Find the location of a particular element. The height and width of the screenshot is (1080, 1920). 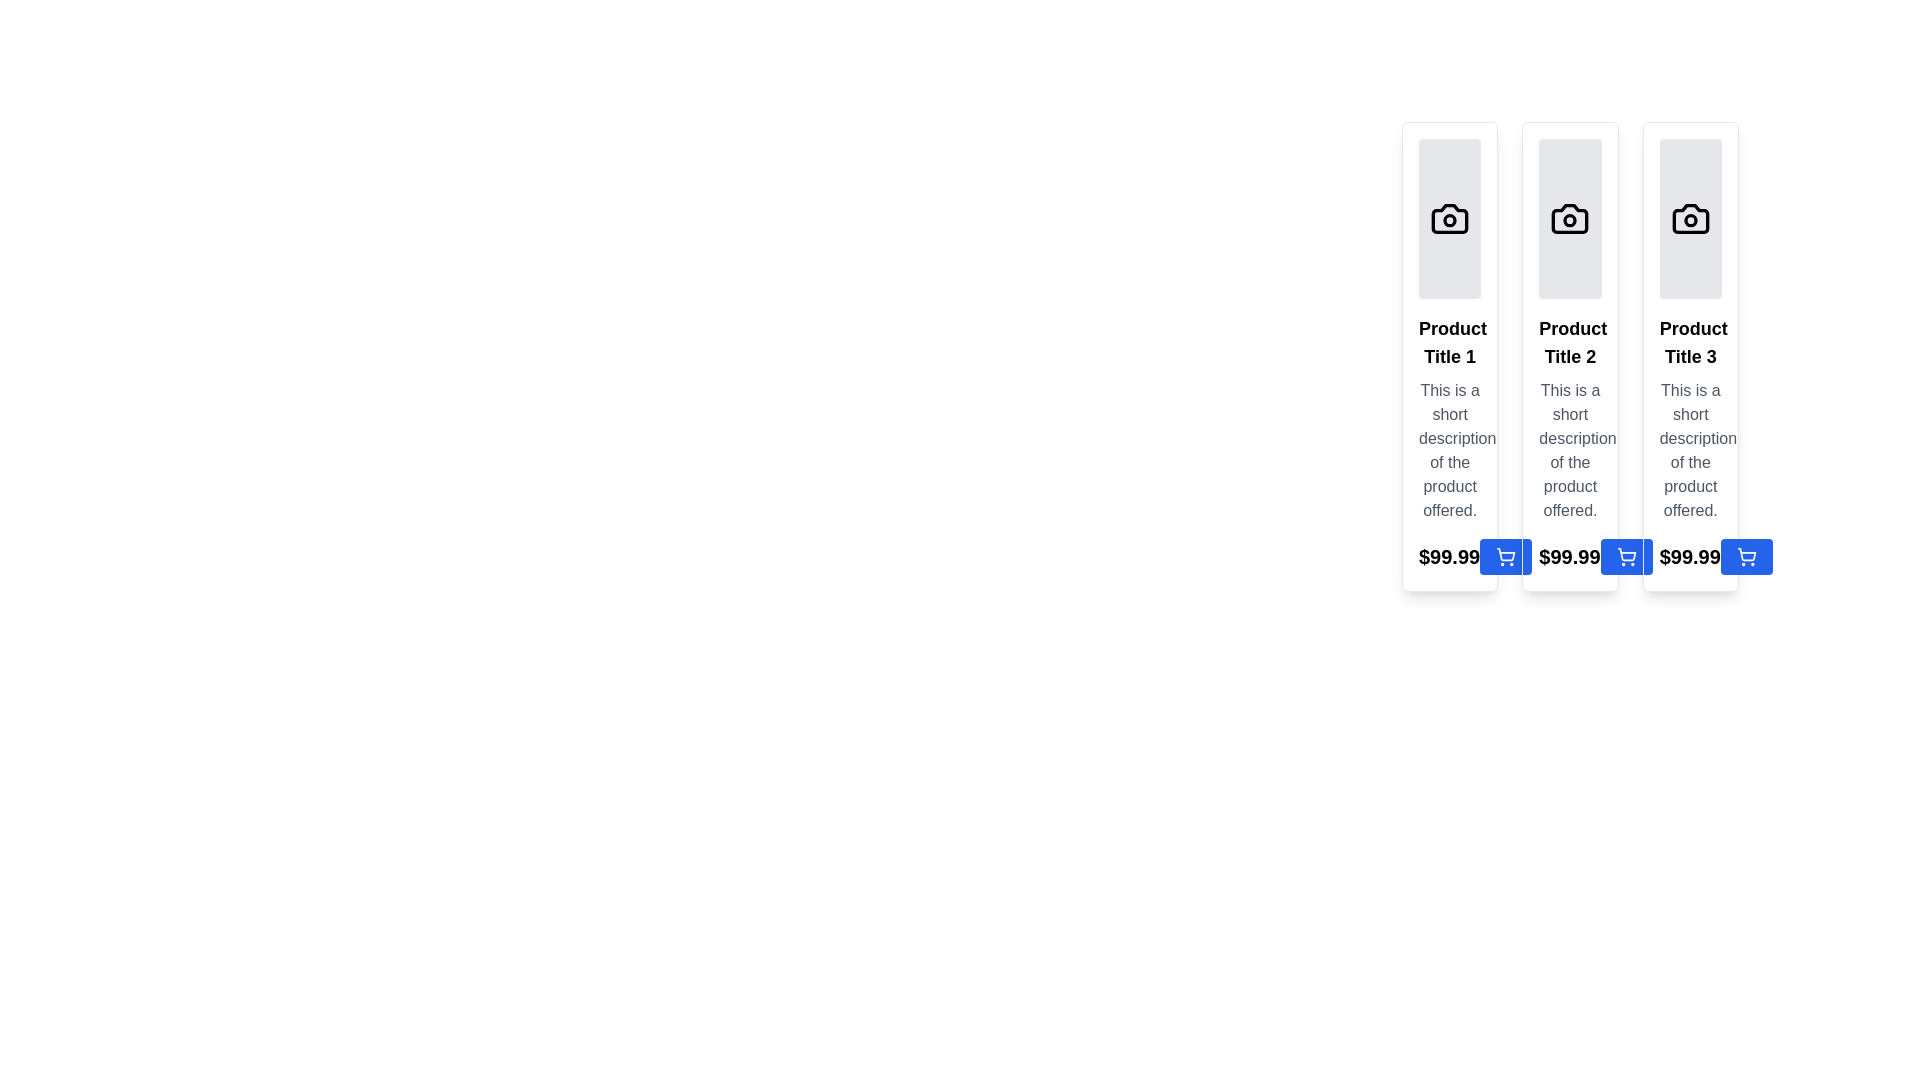

the block of text styled in gray serif typeface that reads 'This is a short description of the product offered.', located directly under the 'Product Title 3' heading is located at coordinates (1689, 451).